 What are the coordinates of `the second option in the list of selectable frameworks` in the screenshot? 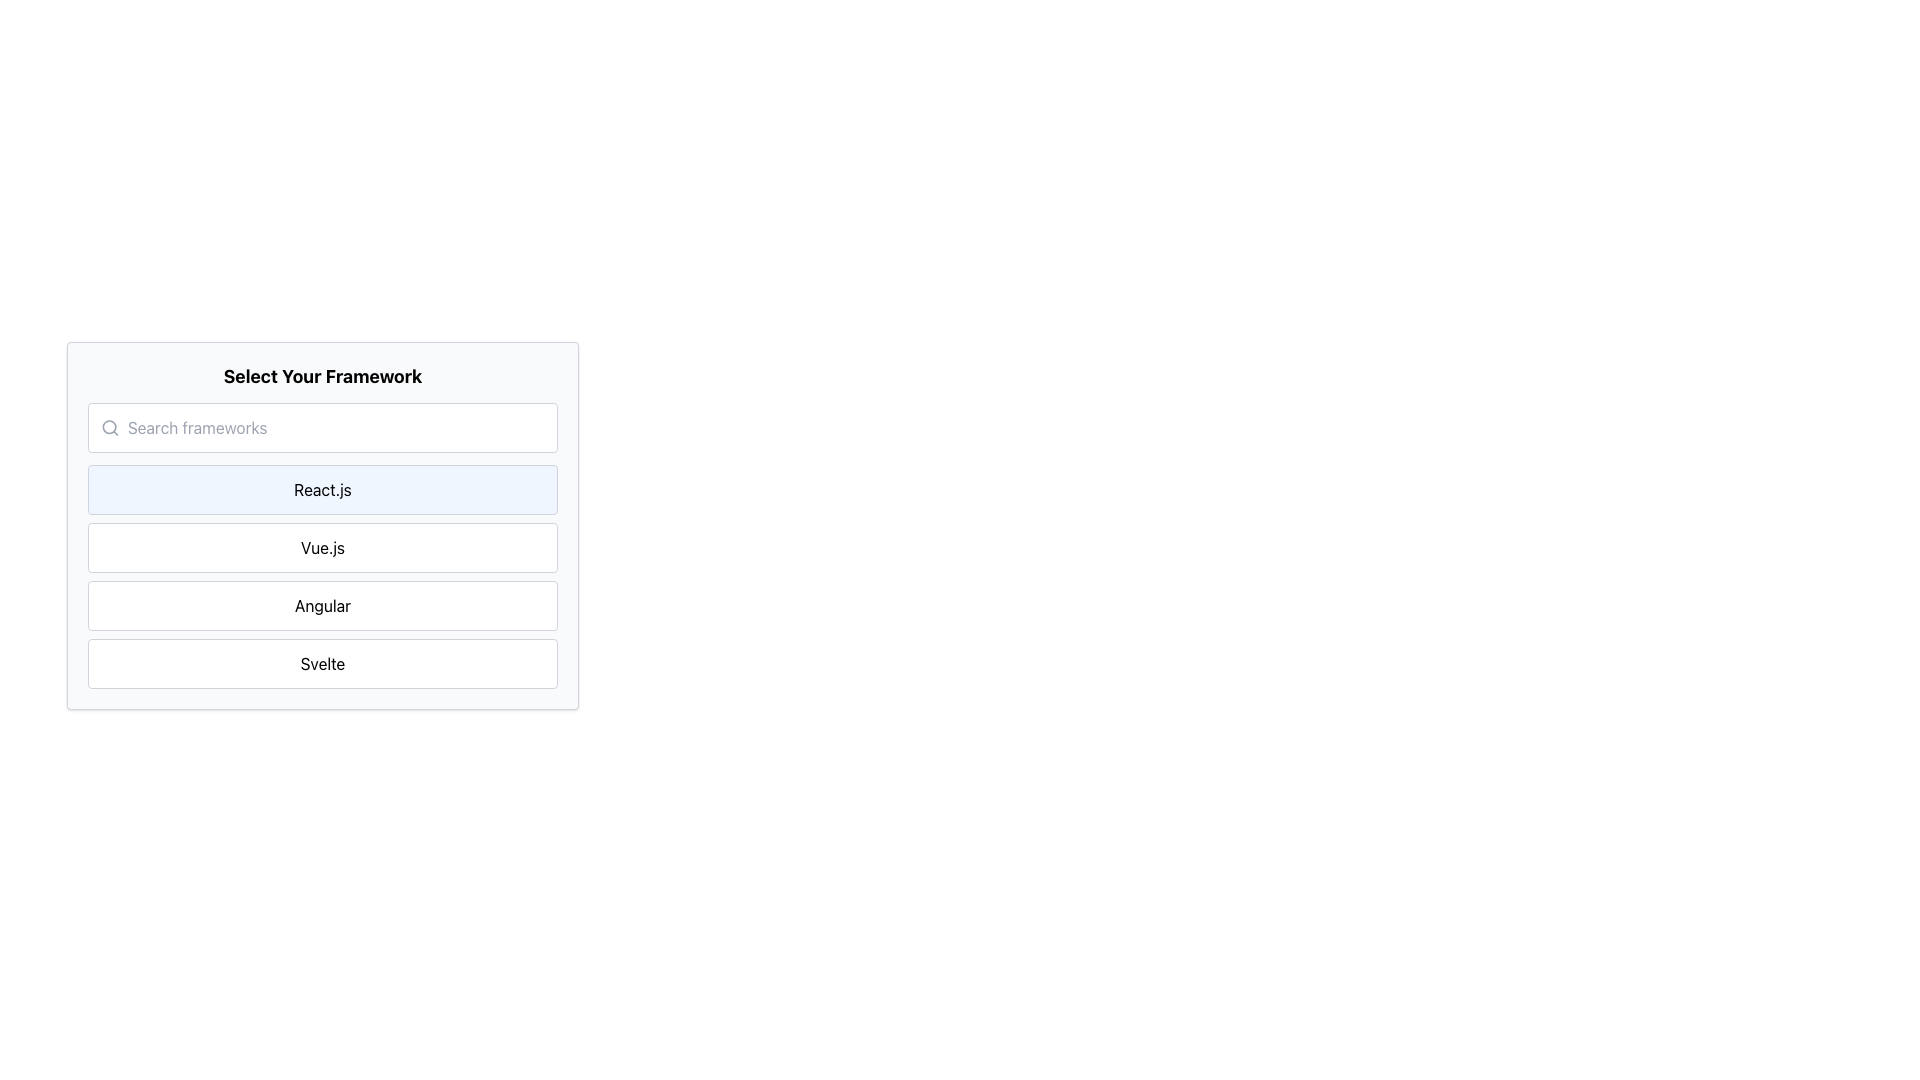 It's located at (322, 524).